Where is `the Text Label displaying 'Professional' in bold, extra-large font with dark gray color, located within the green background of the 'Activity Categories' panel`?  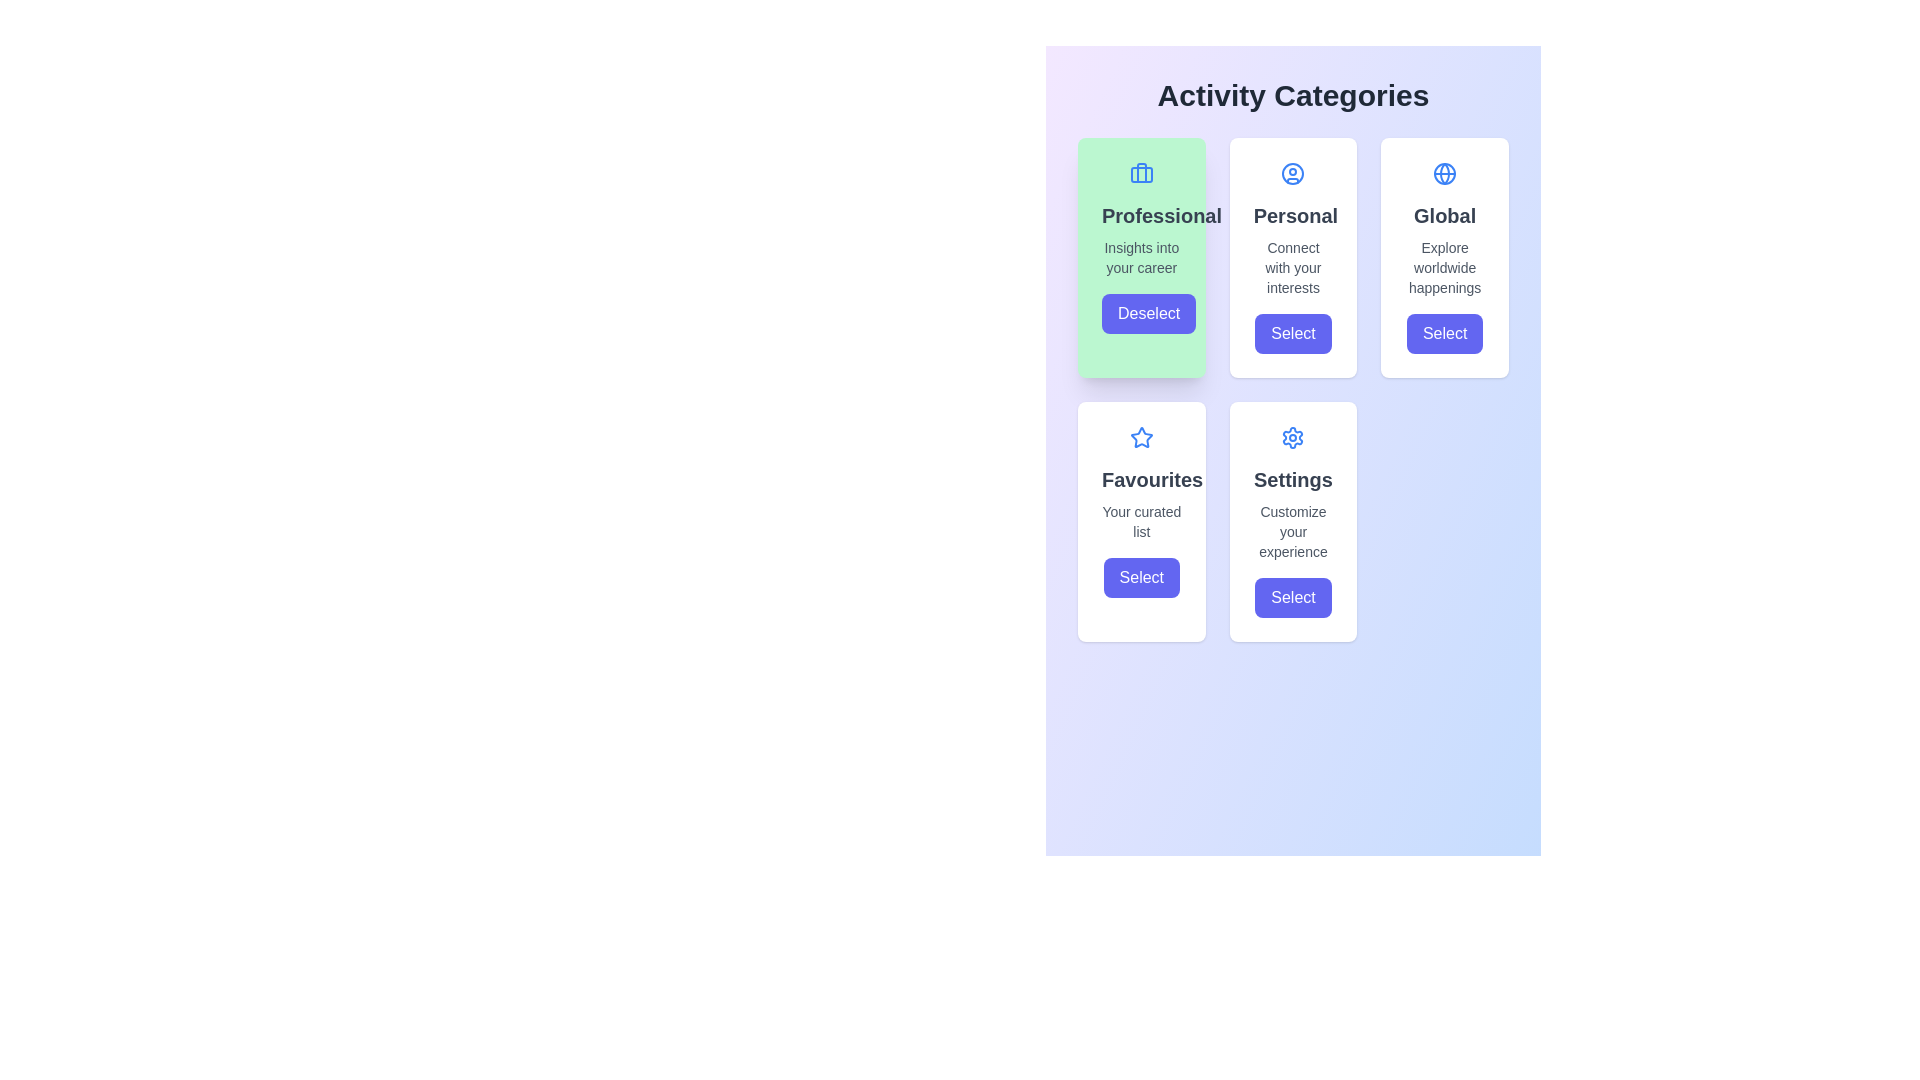
the Text Label displaying 'Professional' in bold, extra-large font with dark gray color, located within the green background of the 'Activity Categories' panel is located at coordinates (1141, 216).